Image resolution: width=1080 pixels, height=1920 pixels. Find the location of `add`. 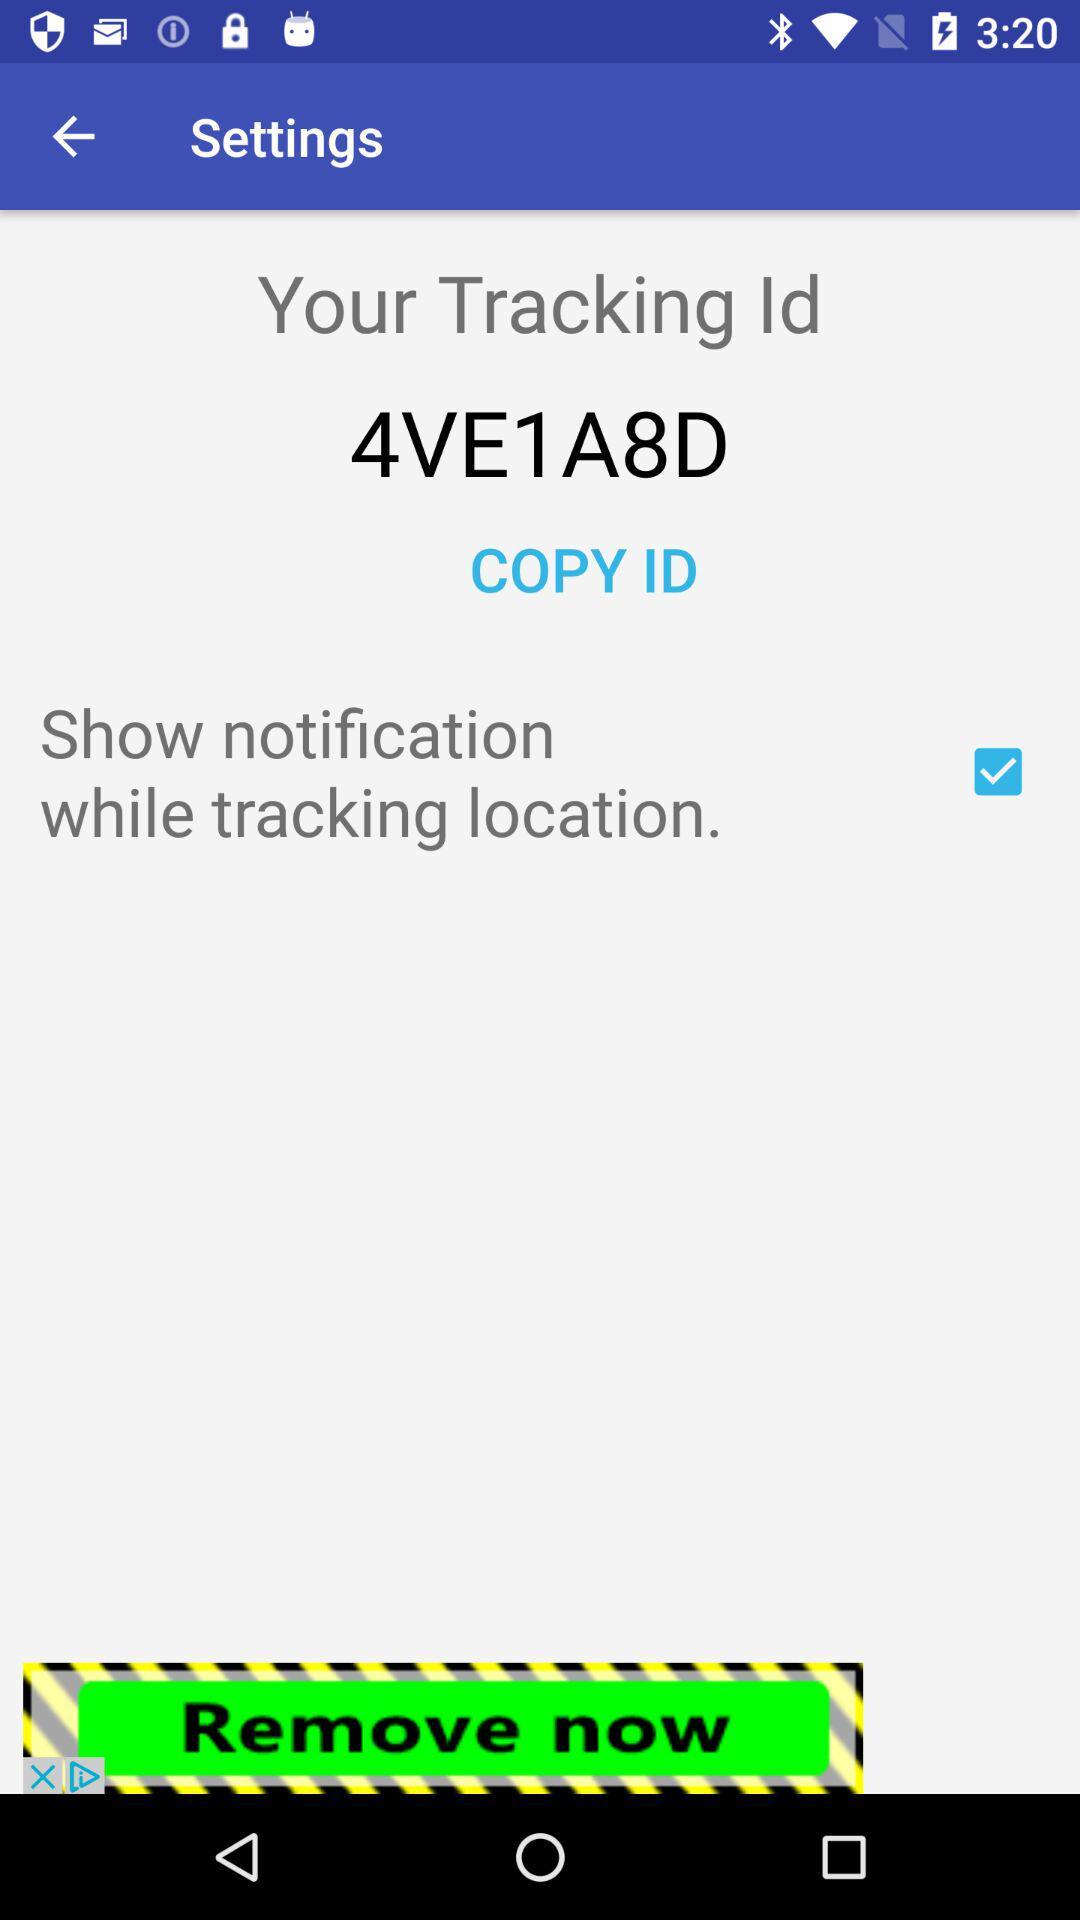

add is located at coordinates (998, 770).